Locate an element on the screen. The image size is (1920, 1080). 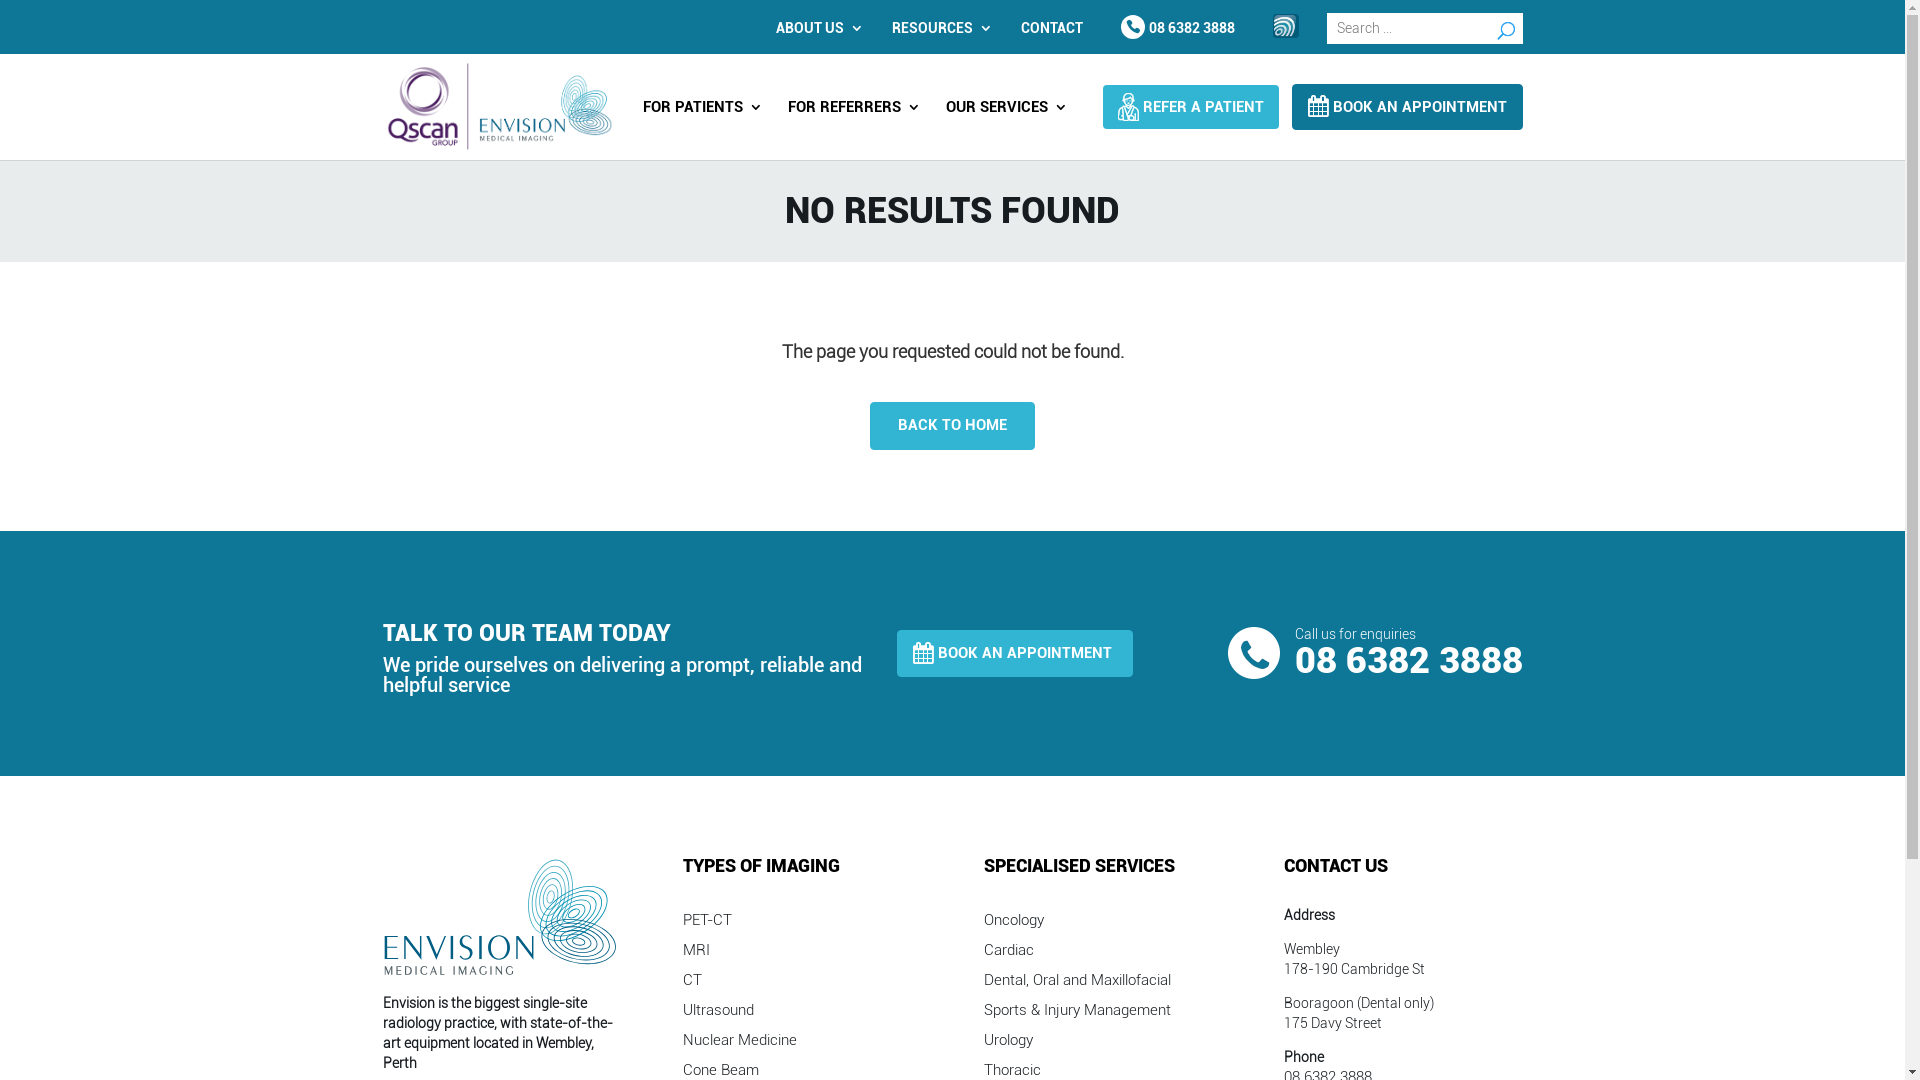
'ABOUT US' is located at coordinates (815, 27).